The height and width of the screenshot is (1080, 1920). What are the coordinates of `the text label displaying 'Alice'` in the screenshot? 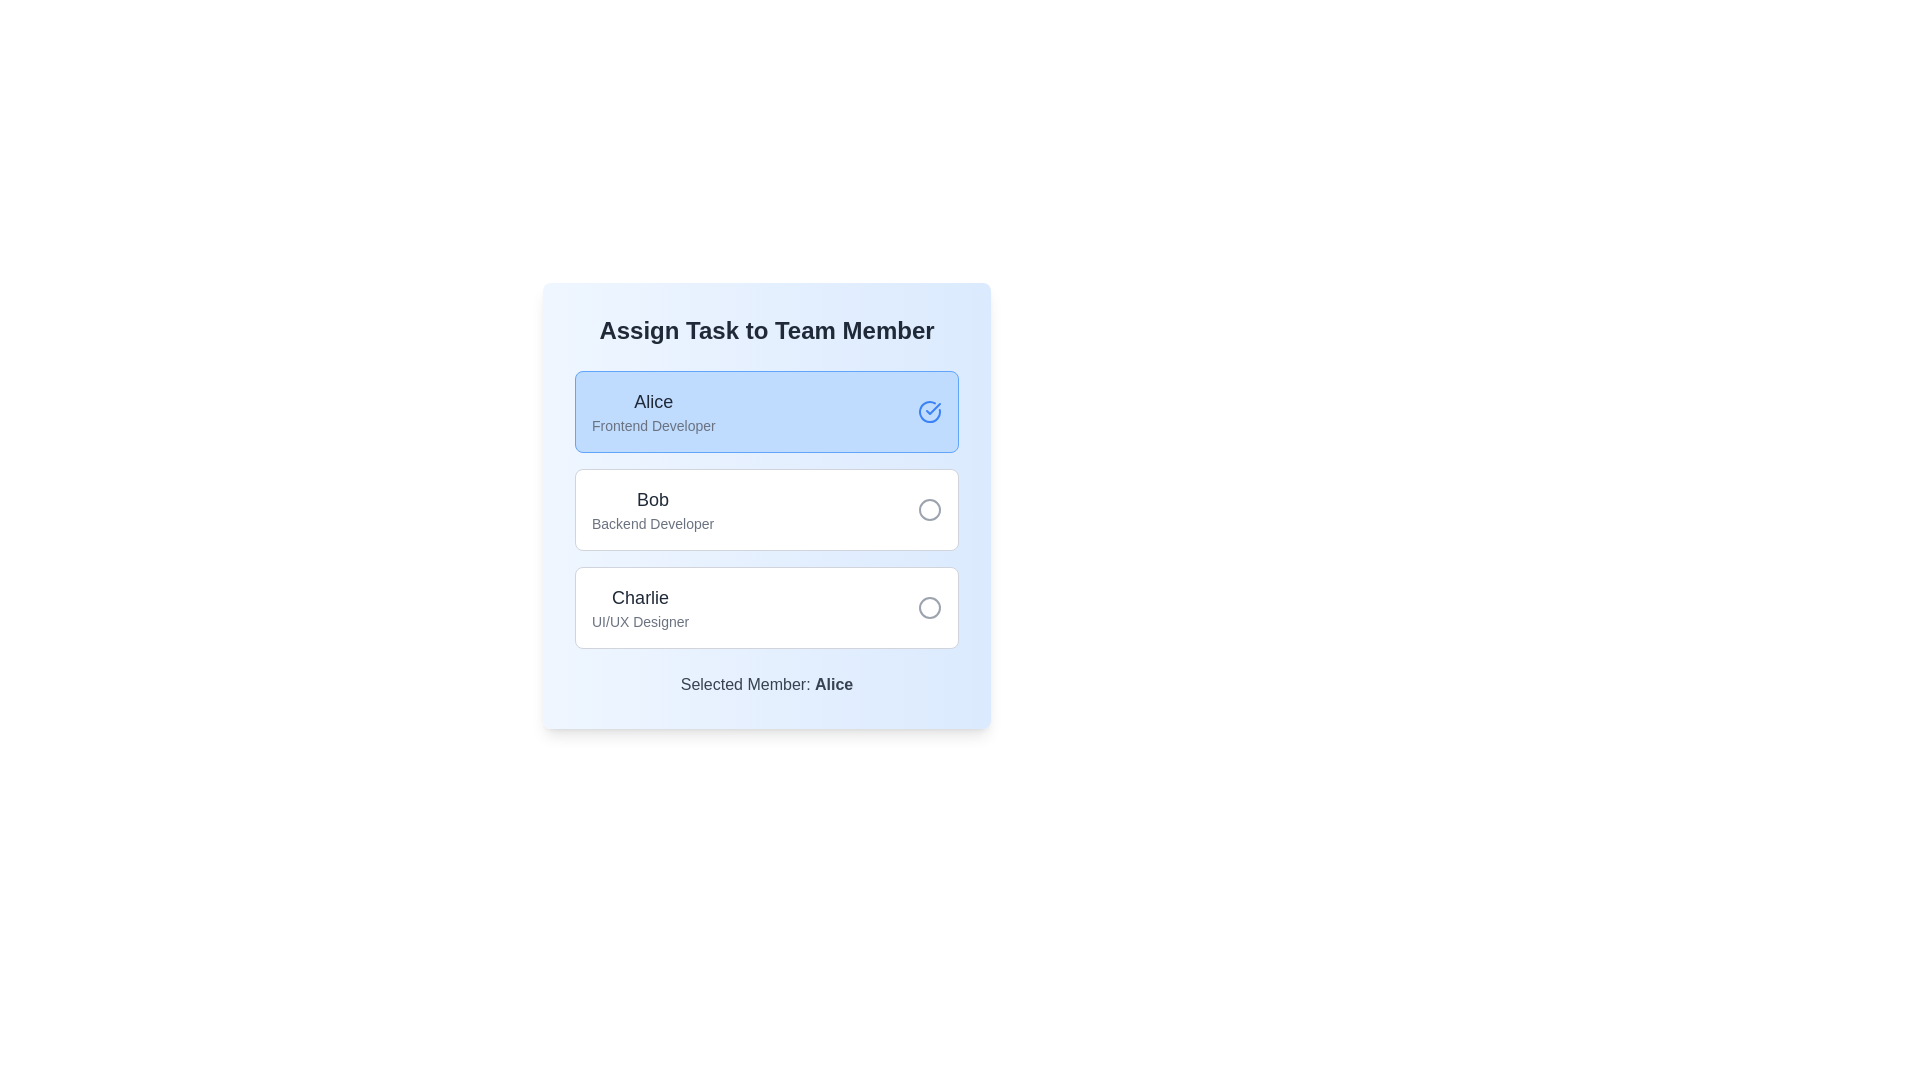 It's located at (653, 401).